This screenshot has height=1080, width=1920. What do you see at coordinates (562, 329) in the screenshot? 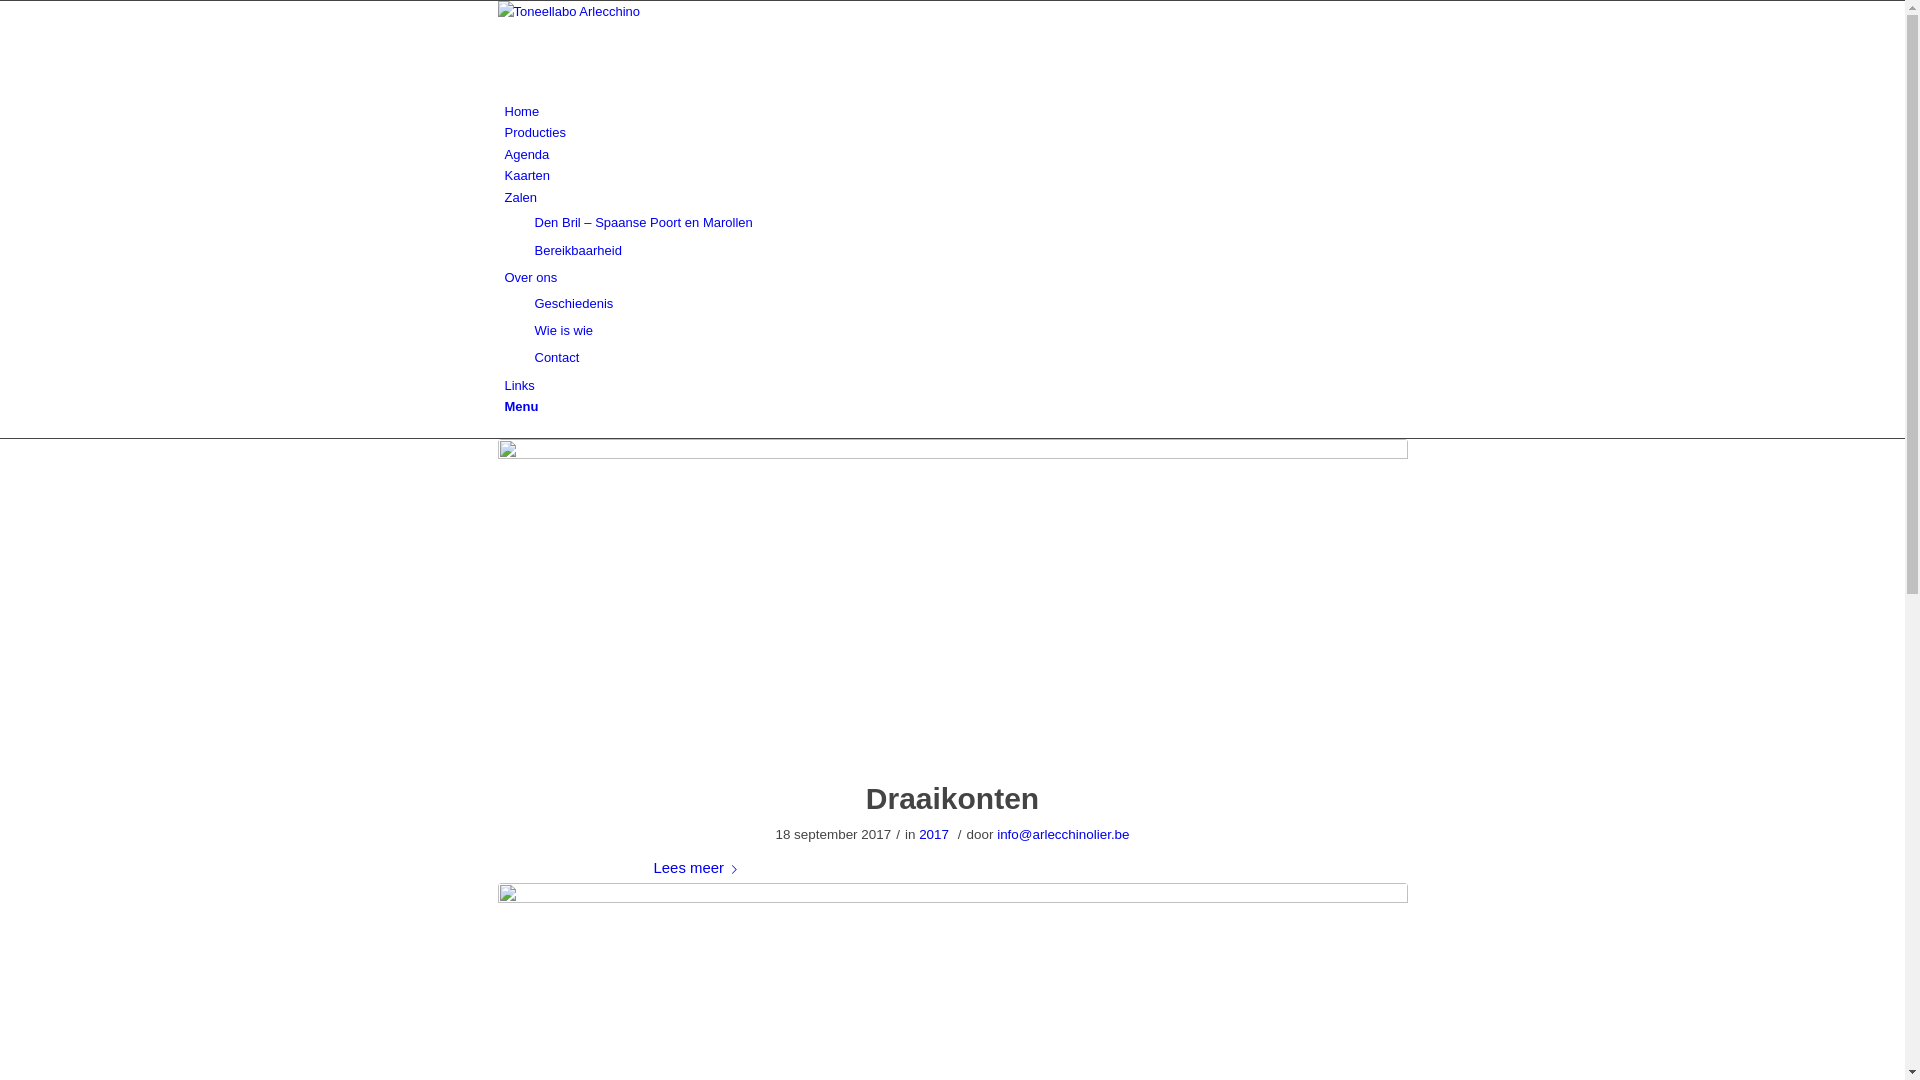
I see `'Wie is wie'` at bounding box center [562, 329].